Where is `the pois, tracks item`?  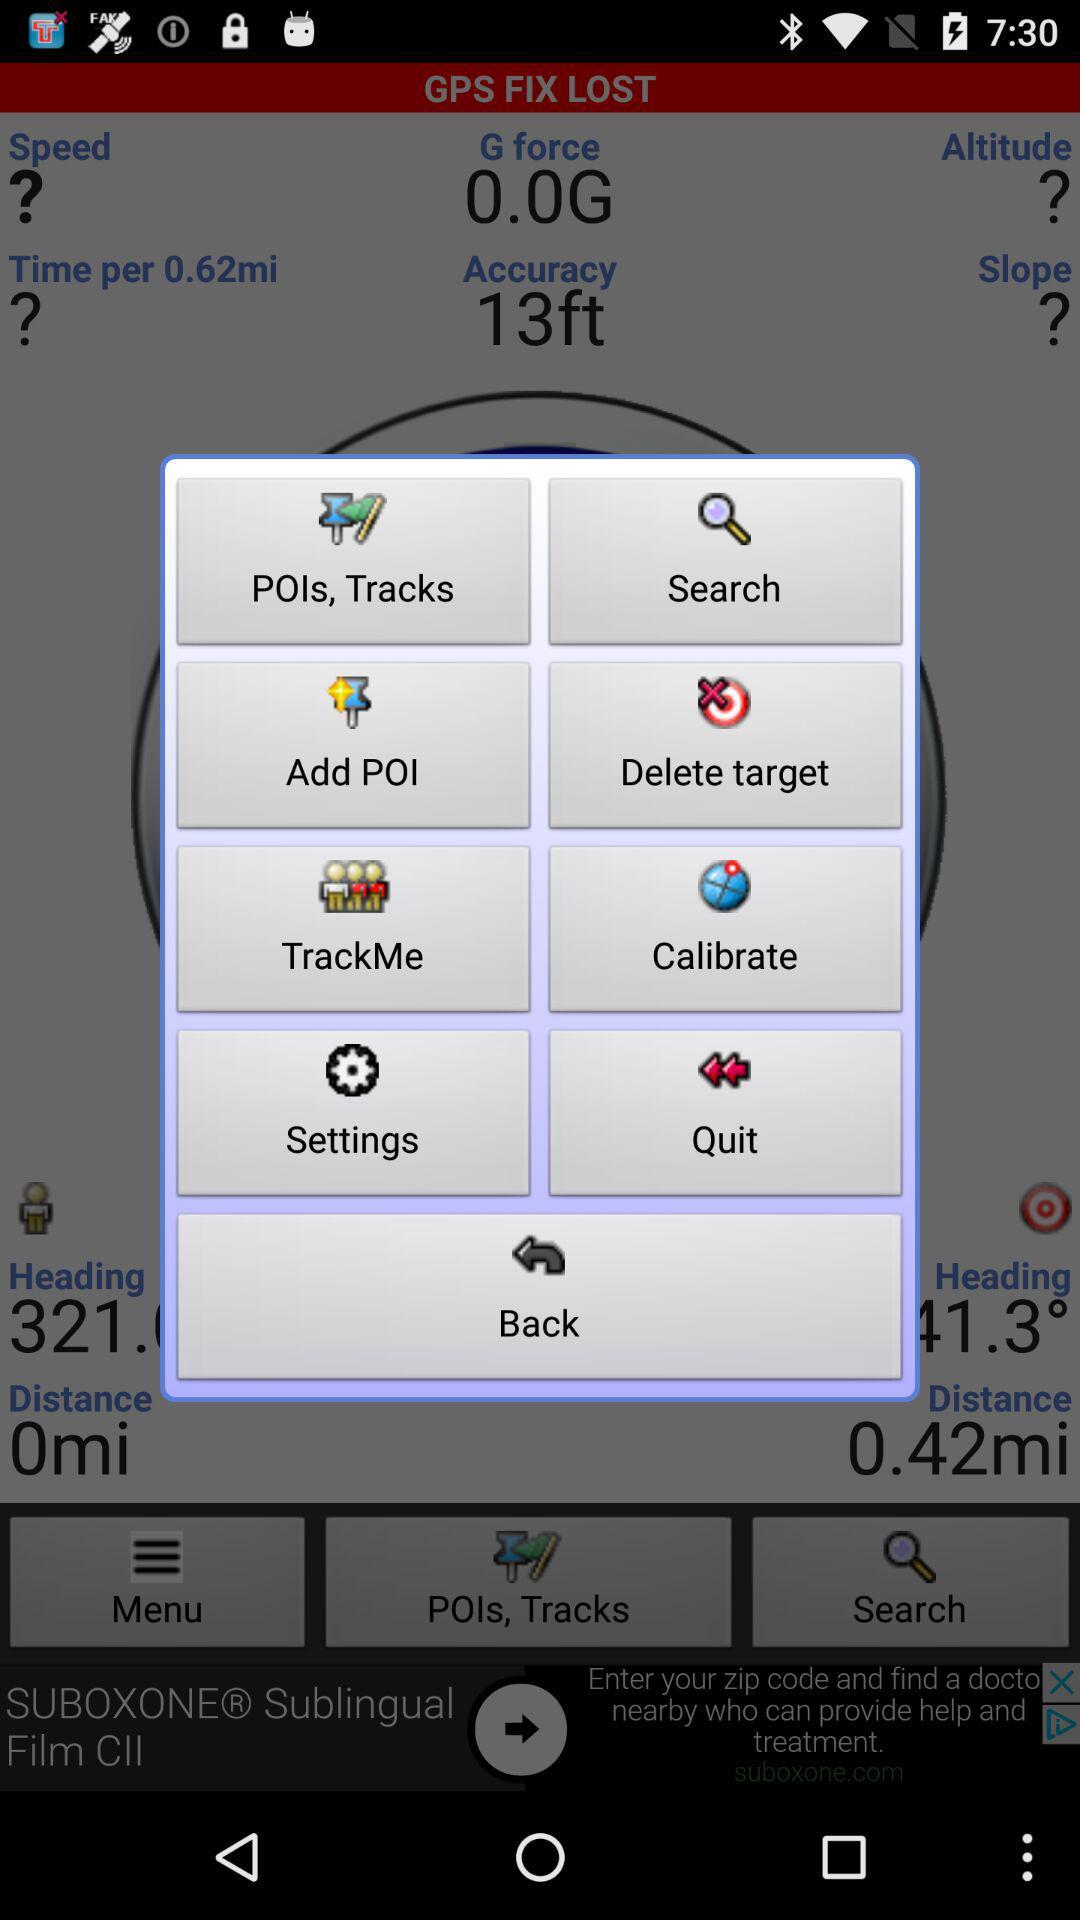
the pois, tracks item is located at coordinates (353, 566).